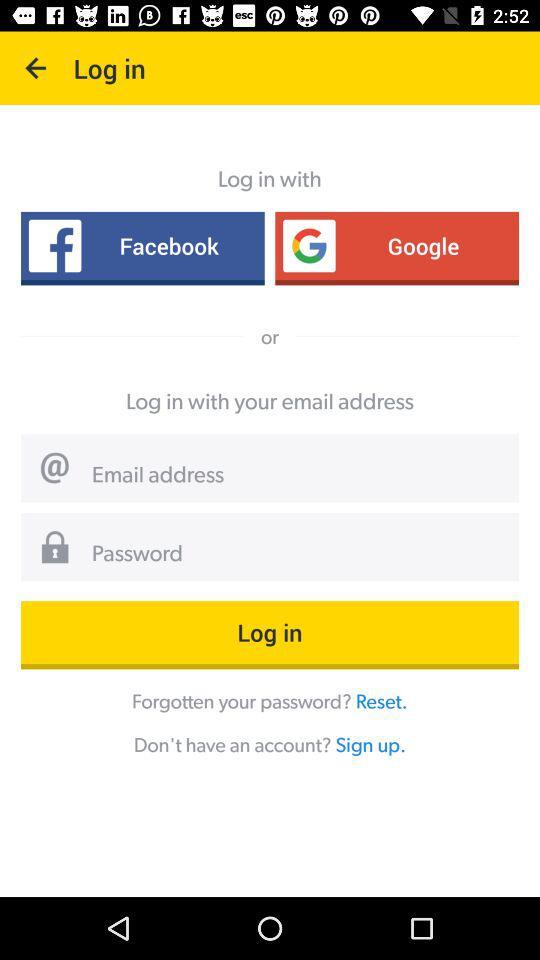 The height and width of the screenshot is (960, 540). I want to click on the item next to google, so click(141, 244).